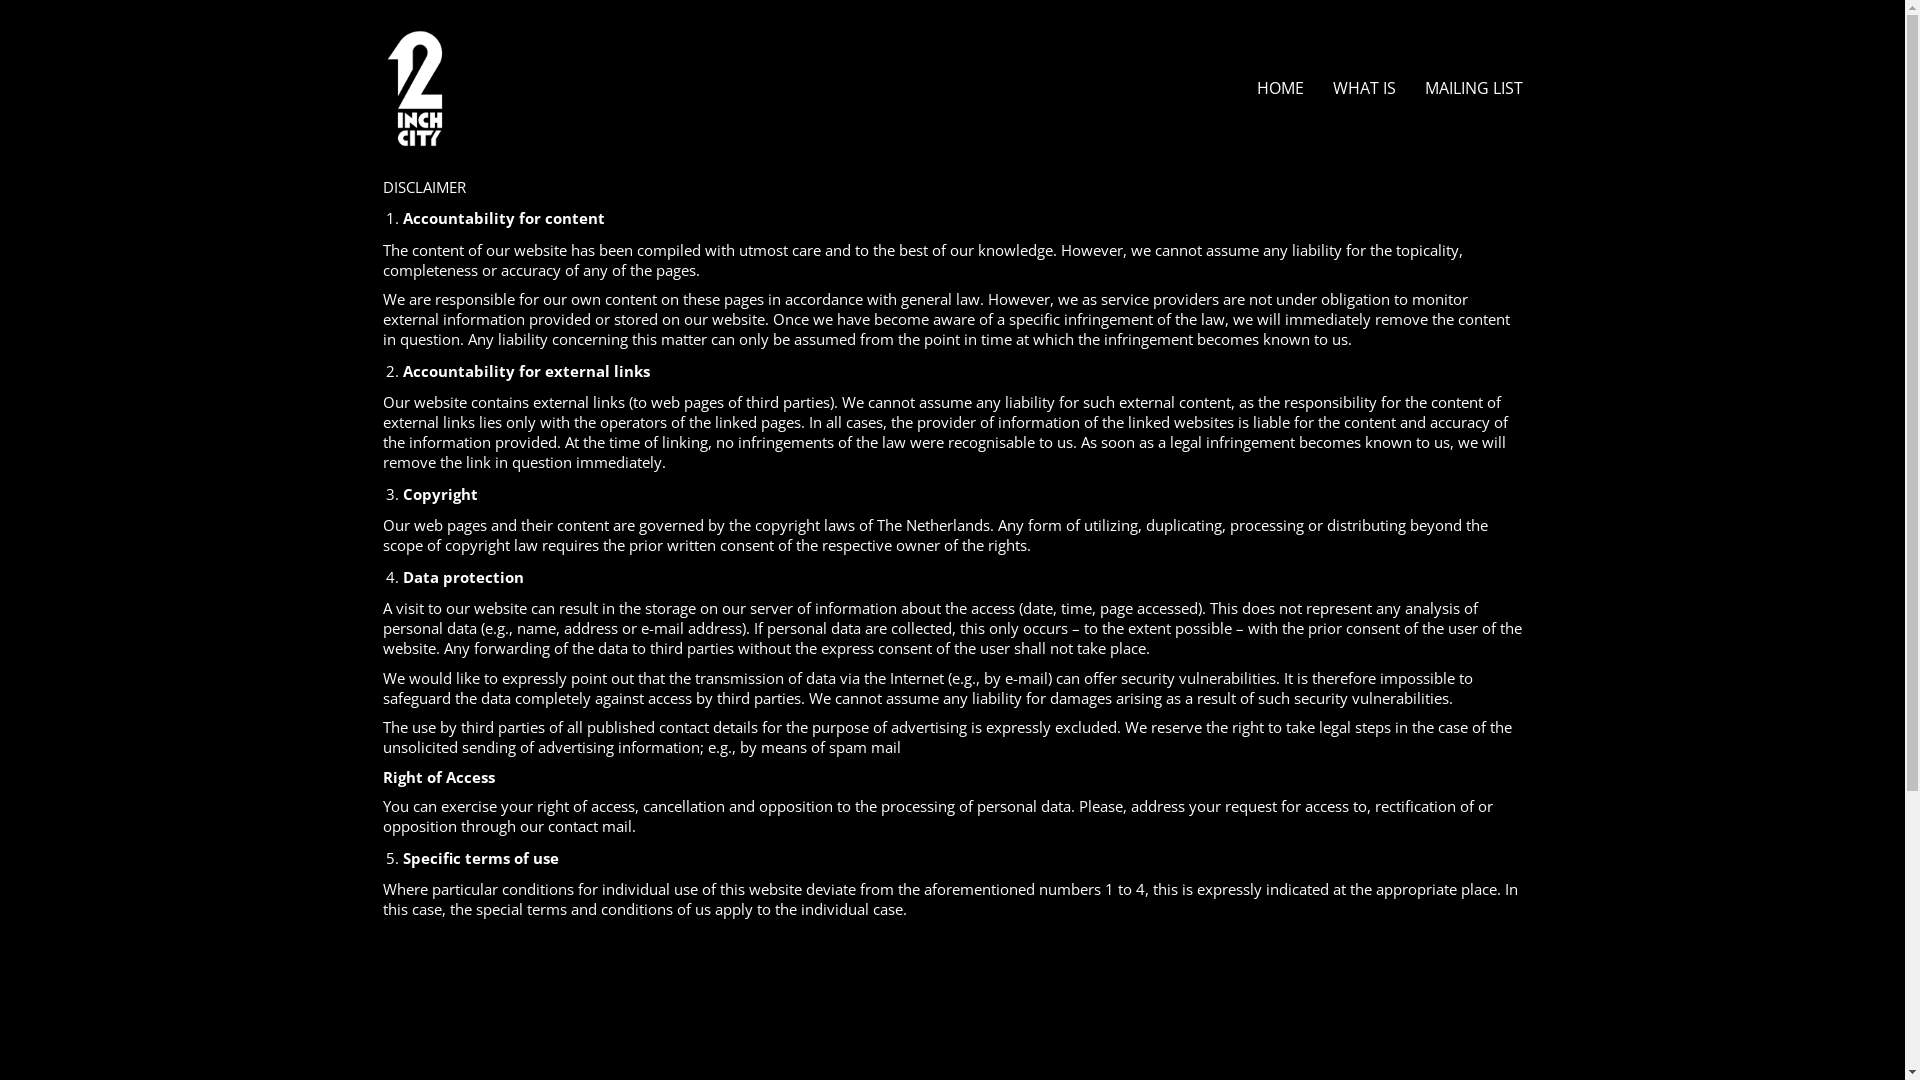 This screenshot has width=1920, height=1080. What do you see at coordinates (1362, 87) in the screenshot?
I see `'WHAT IS'` at bounding box center [1362, 87].